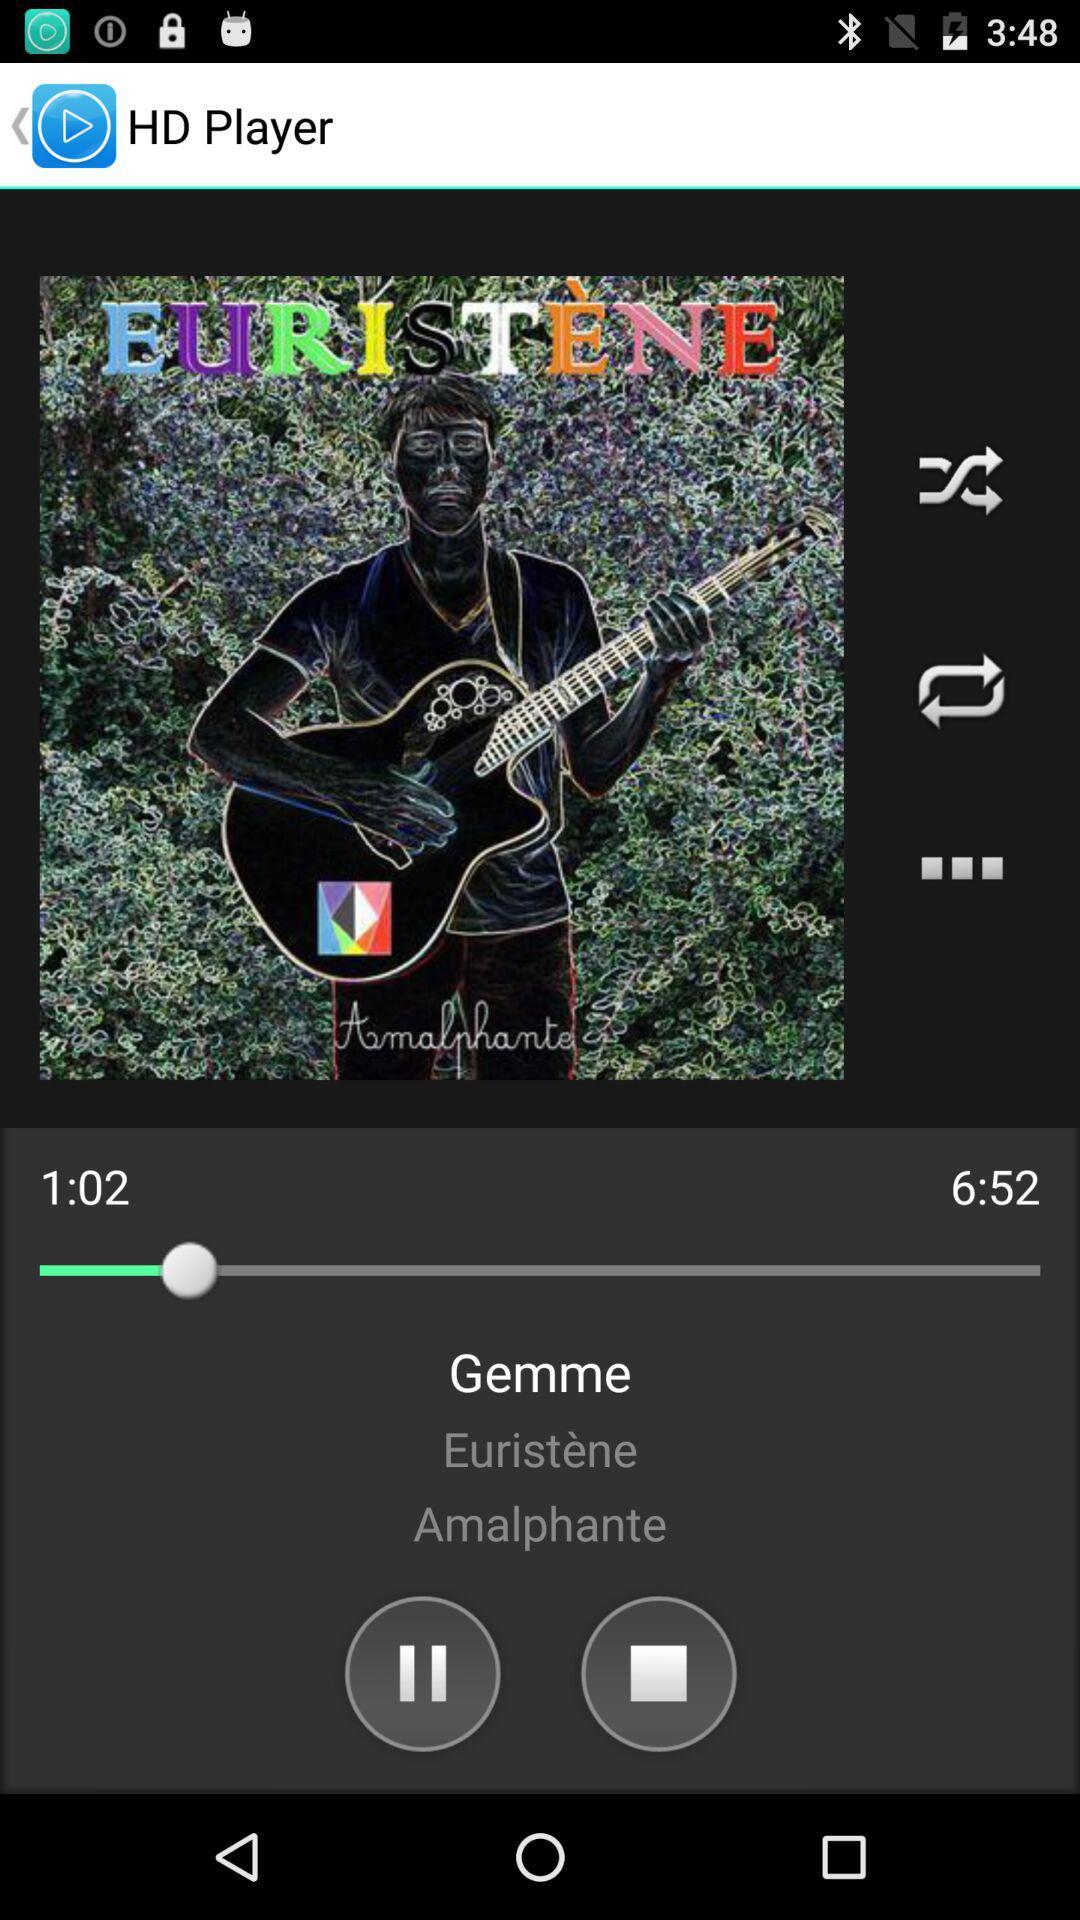 This screenshot has width=1080, height=1920. Describe the element at coordinates (83, 1186) in the screenshot. I see `the 1:02 icon` at that location.